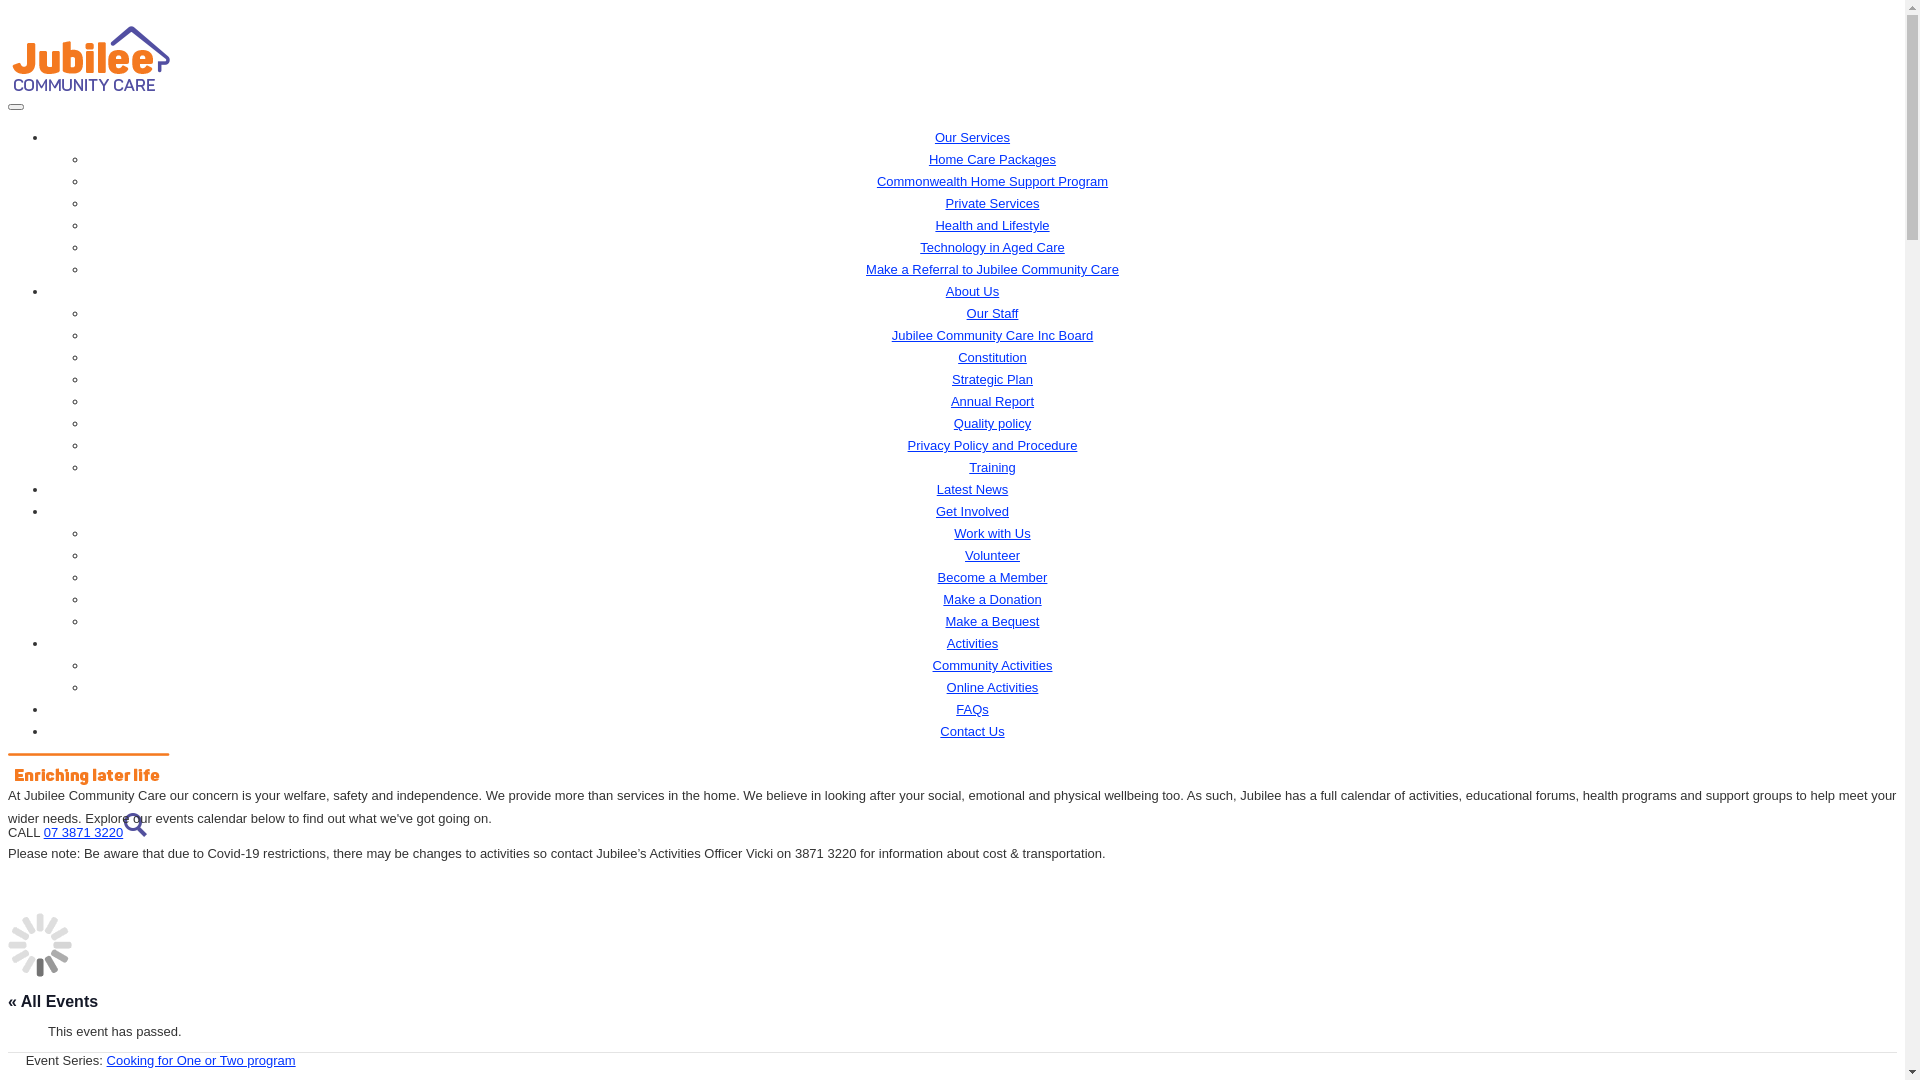  Describe the element at coordinates (859, 268) in the screenshot. I see `'Make a Referral to Jubilee Community Care'` at that location.